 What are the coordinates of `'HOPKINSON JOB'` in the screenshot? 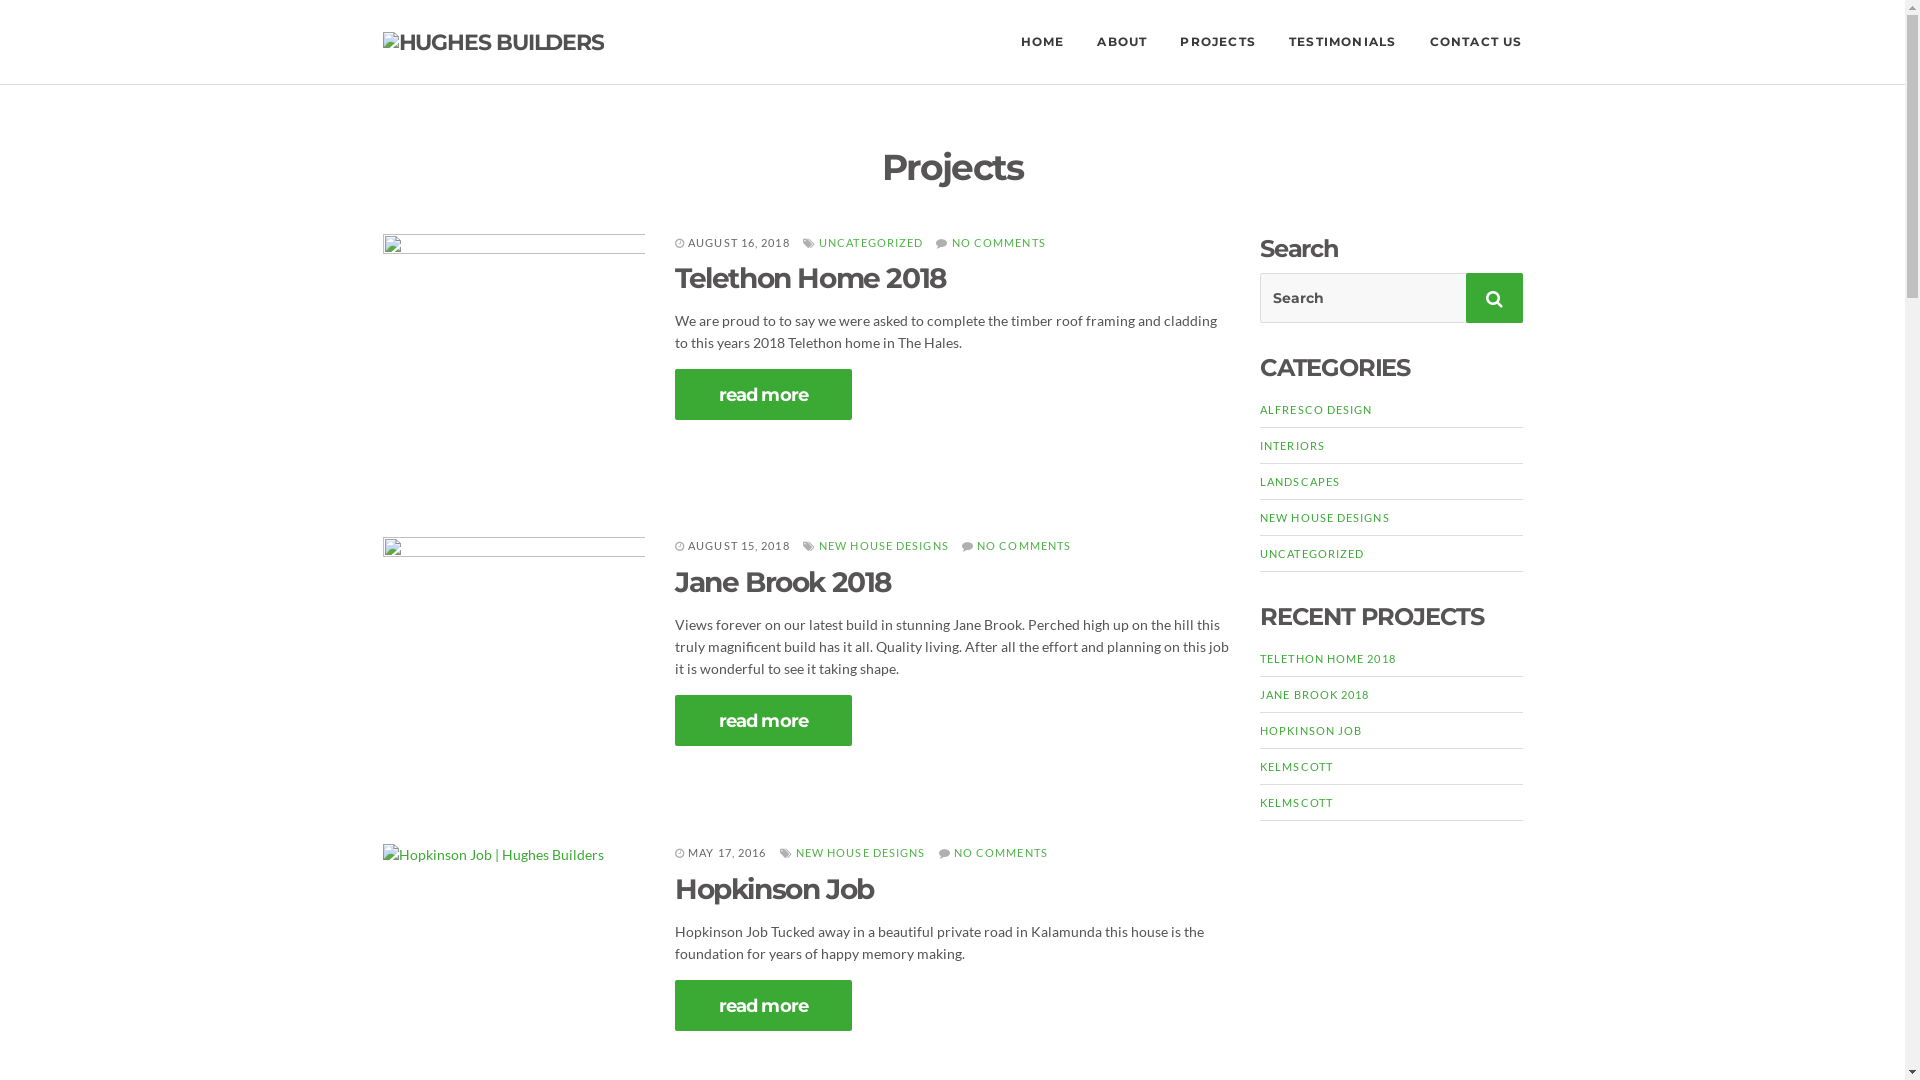 It's located at (1258, 731).